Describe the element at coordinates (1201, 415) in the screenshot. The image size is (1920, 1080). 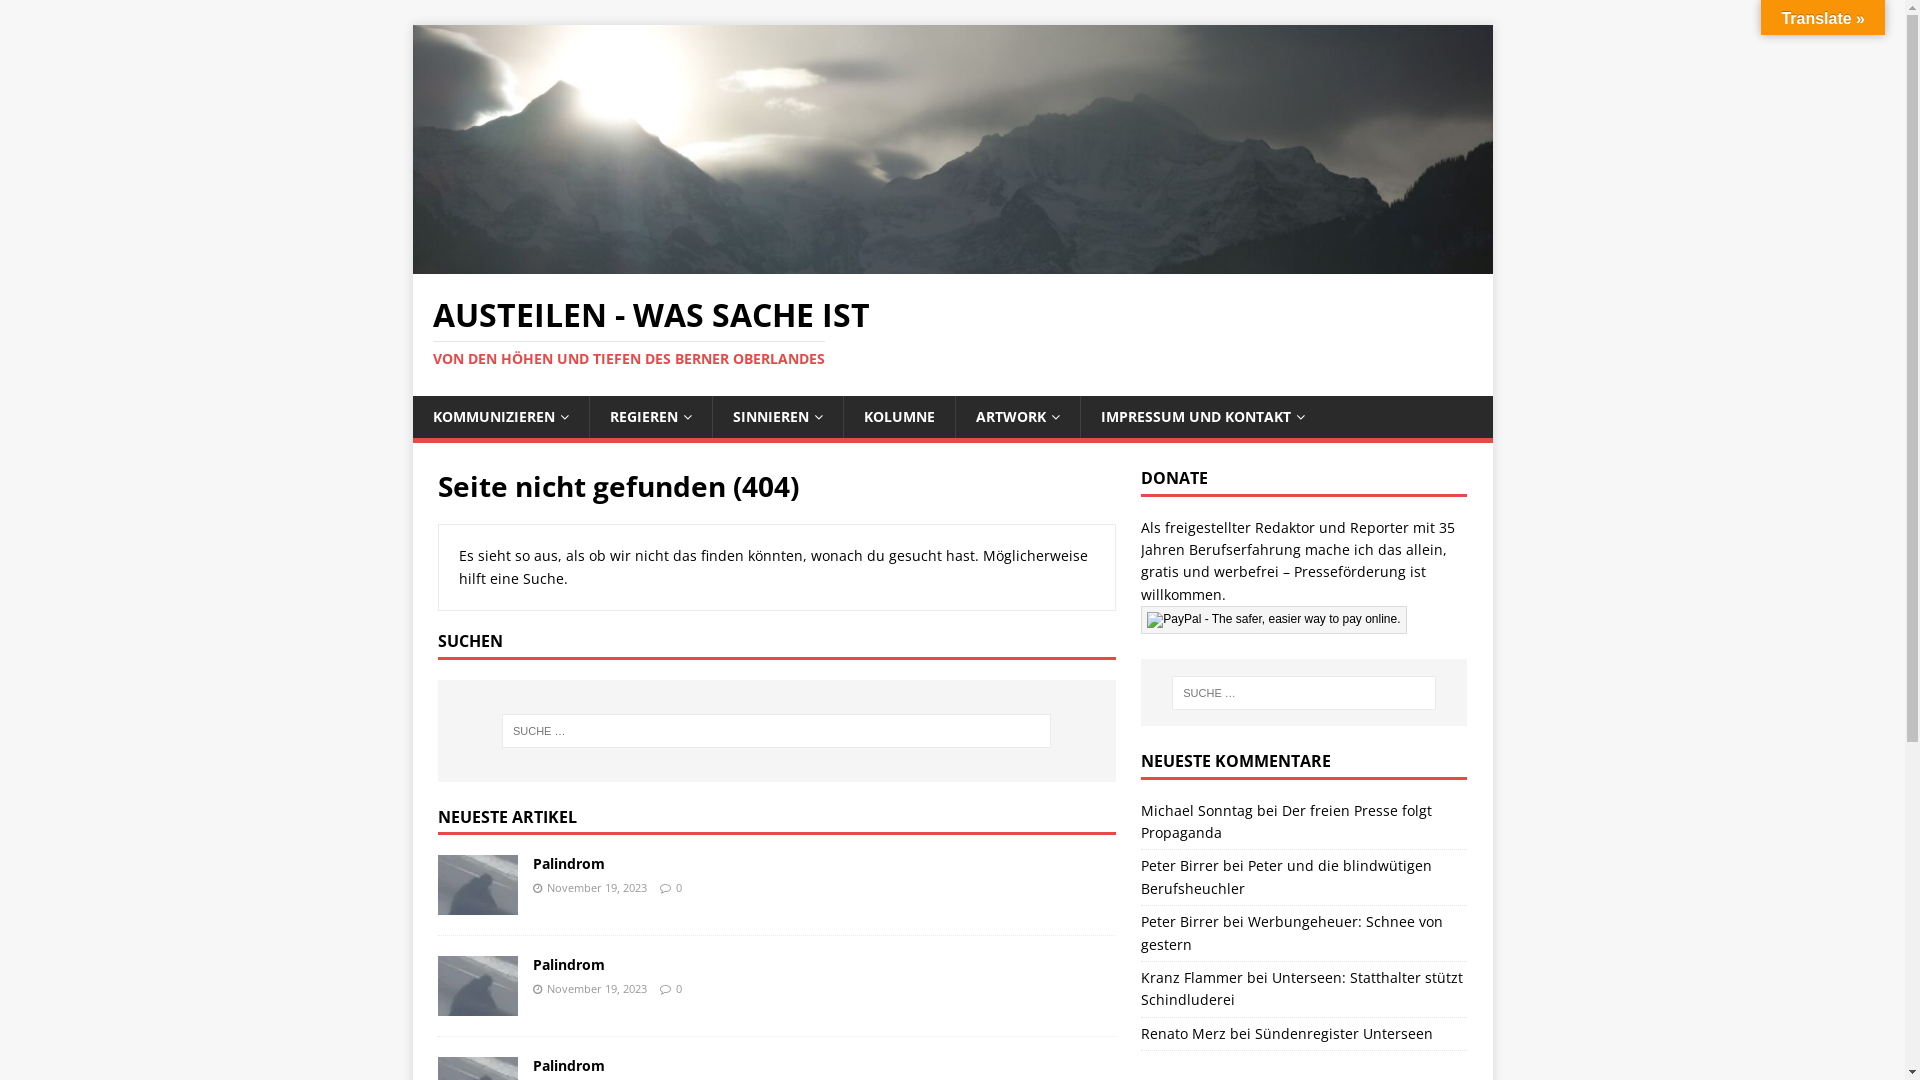
I see `'IMPRESSUM UND KONTAKT'` at that location.